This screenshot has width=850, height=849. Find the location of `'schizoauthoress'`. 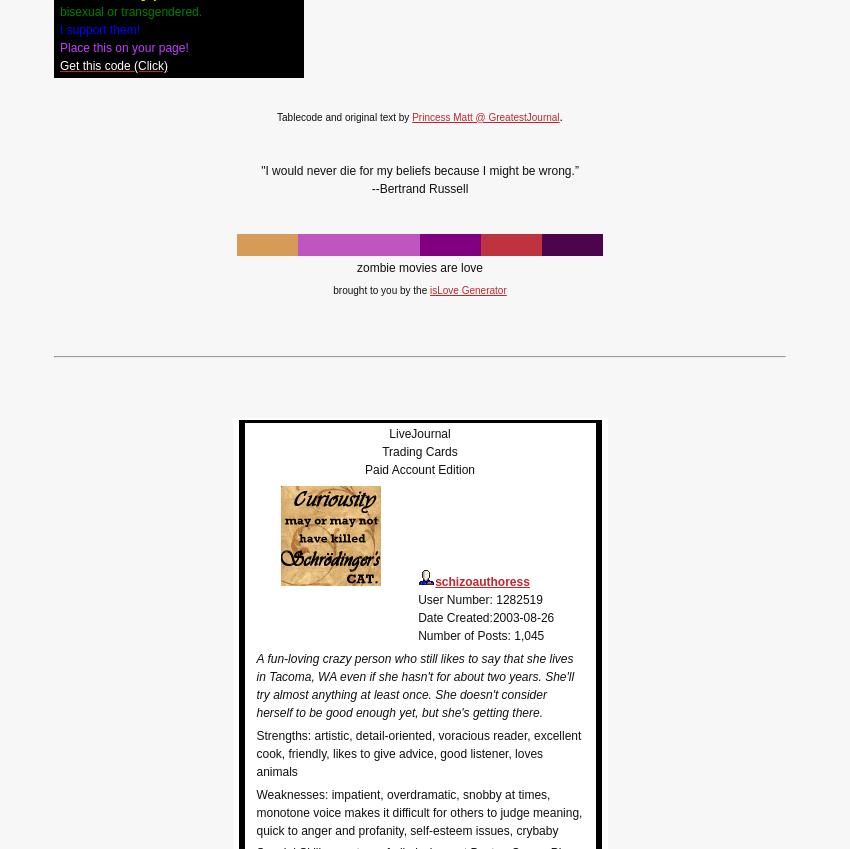

'schizoauthoress' is located at coordinates (482, 580).